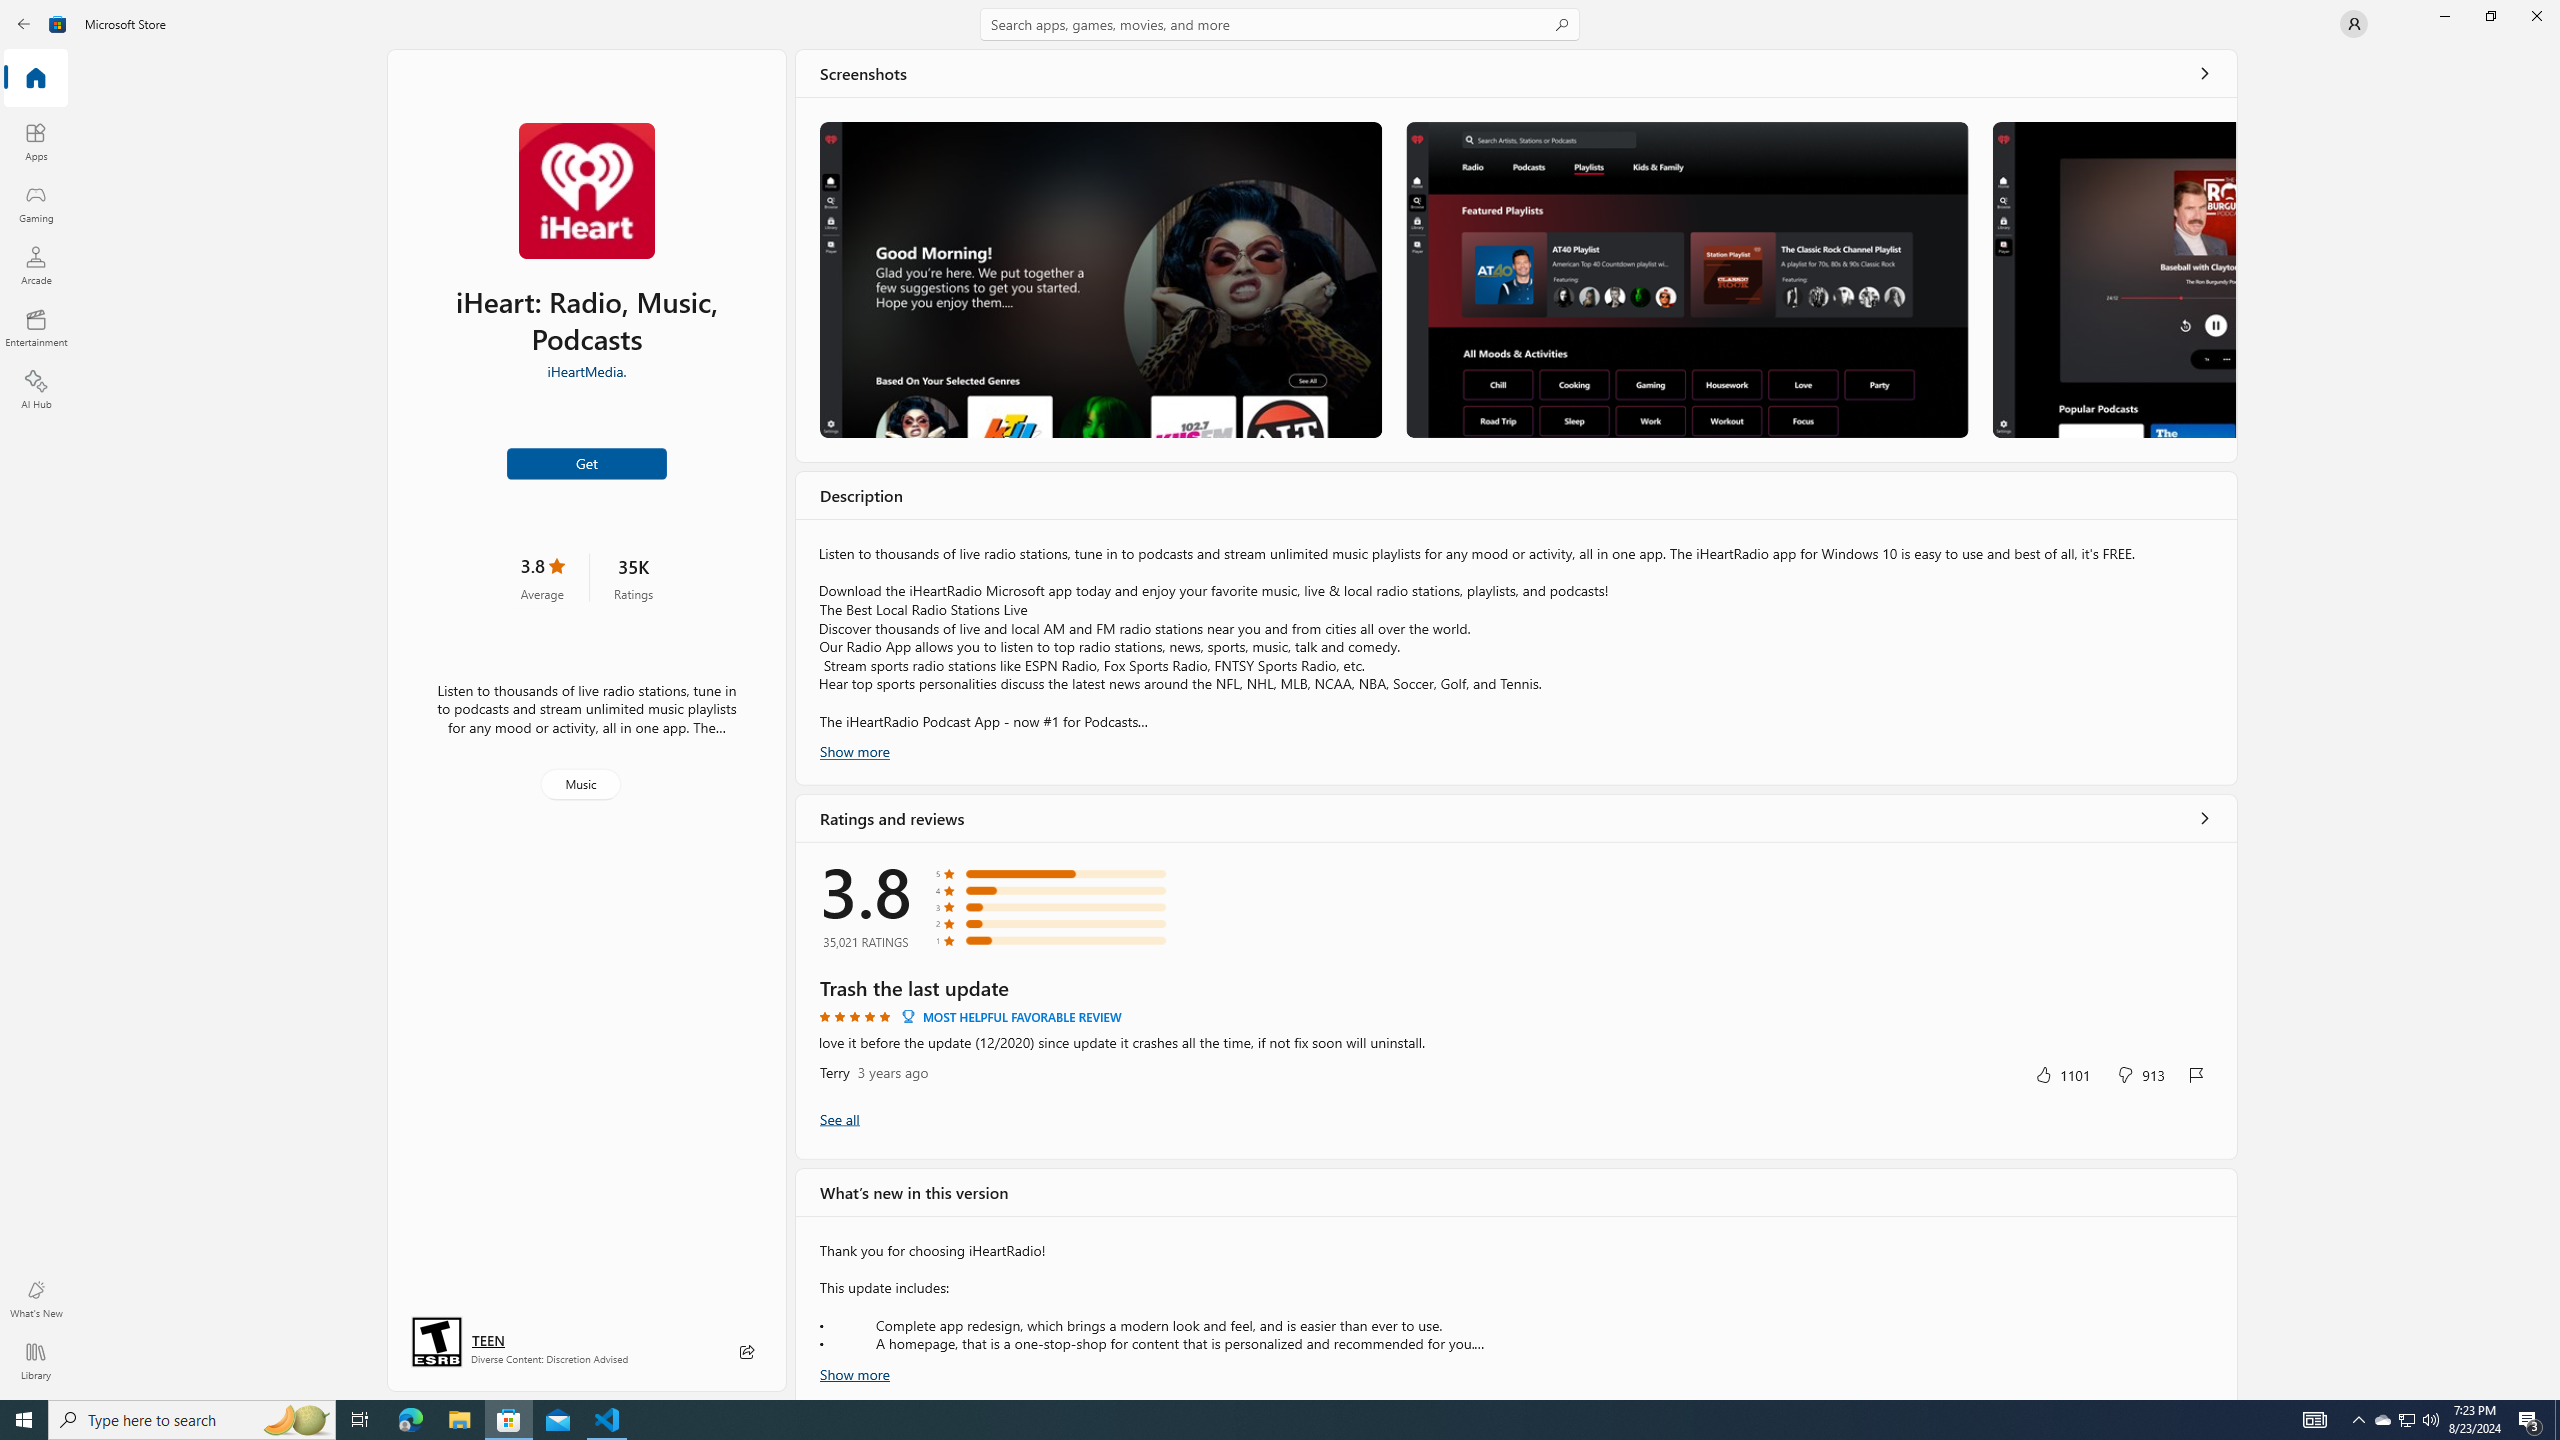 The height and width of the screenshot is (1440, 2560). What do you see at coordinates (2535, 15) in the screenshot?
I see `'Close Microsoft Store'` at bounding box center [2535, 15].